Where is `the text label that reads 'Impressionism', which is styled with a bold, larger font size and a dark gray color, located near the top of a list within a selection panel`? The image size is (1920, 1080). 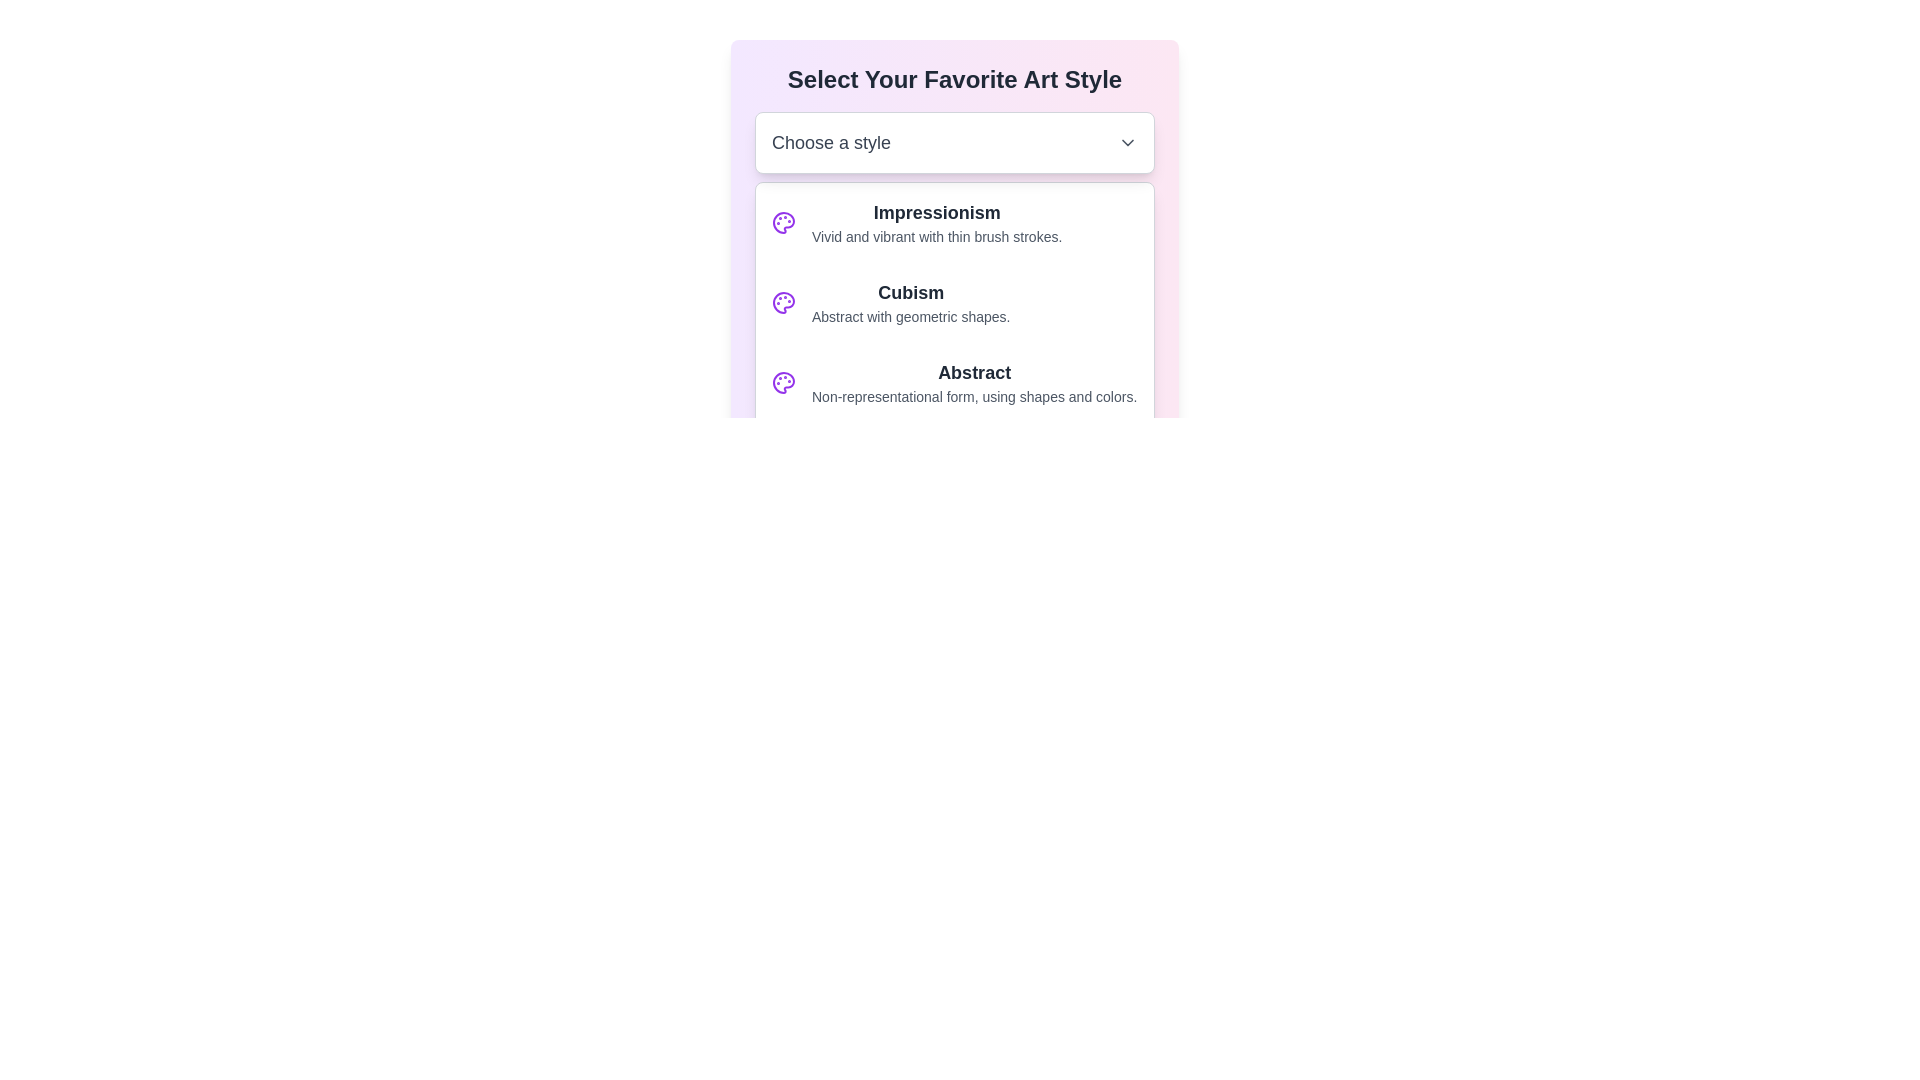
the text label that reads 'Impressionism', which is styled with a bold, larger font size and a dark gray color, located near the top of a list within a selection panel is located at coordinates (936, 212).